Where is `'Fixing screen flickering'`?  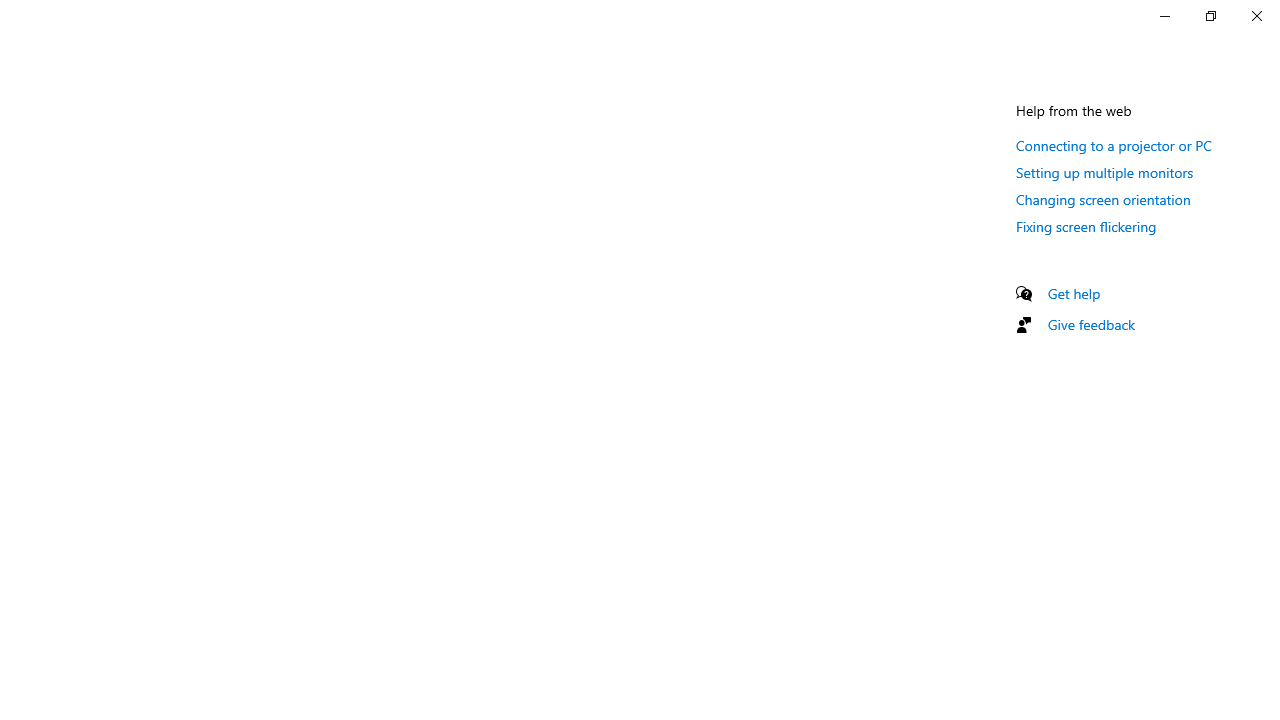 'Fixing screen flickering' is located at coordinates (1085, 225).